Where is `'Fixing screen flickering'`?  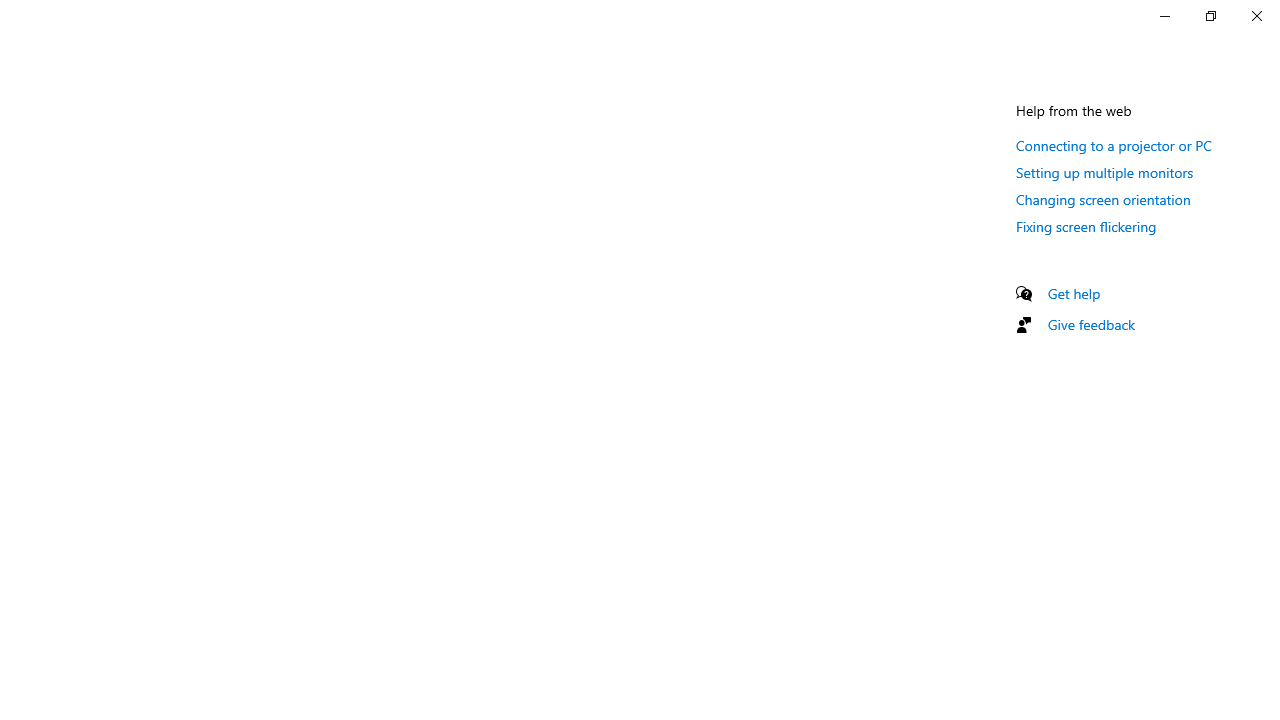 'Fixing screen flickering' is located at coordinates (1085, 225).